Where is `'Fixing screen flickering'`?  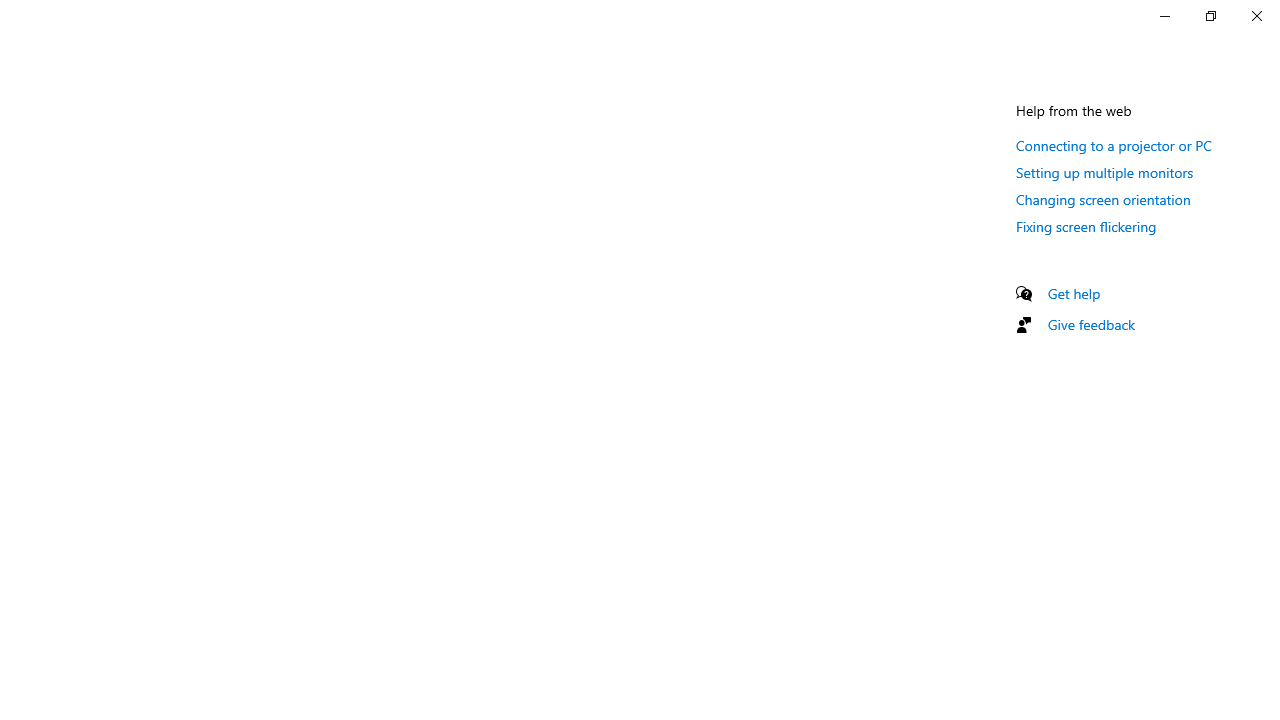 'Fixing screen flickering' is located at coordinates (1085, 225).